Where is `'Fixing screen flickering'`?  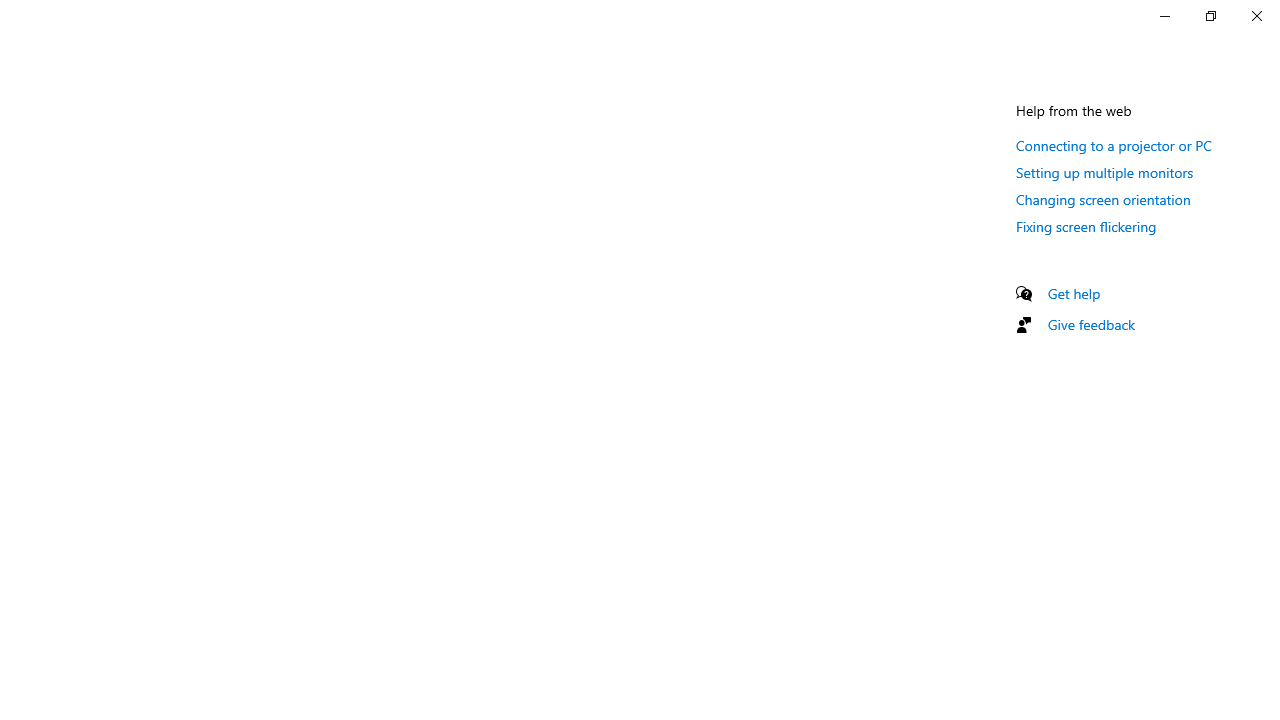 'Fixing screen flickering' is located at coordinates (1085, 225).